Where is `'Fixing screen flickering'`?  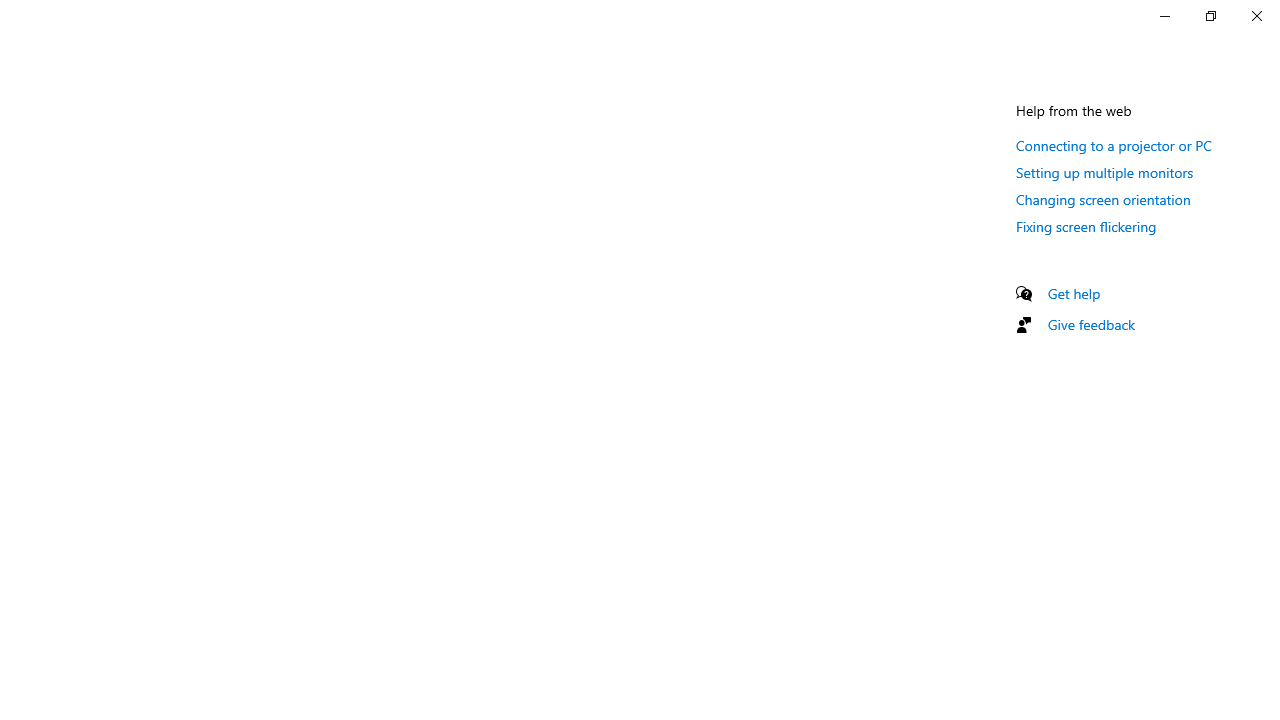 'Fixing screen flickering' is located at coordinates (1085, 225).